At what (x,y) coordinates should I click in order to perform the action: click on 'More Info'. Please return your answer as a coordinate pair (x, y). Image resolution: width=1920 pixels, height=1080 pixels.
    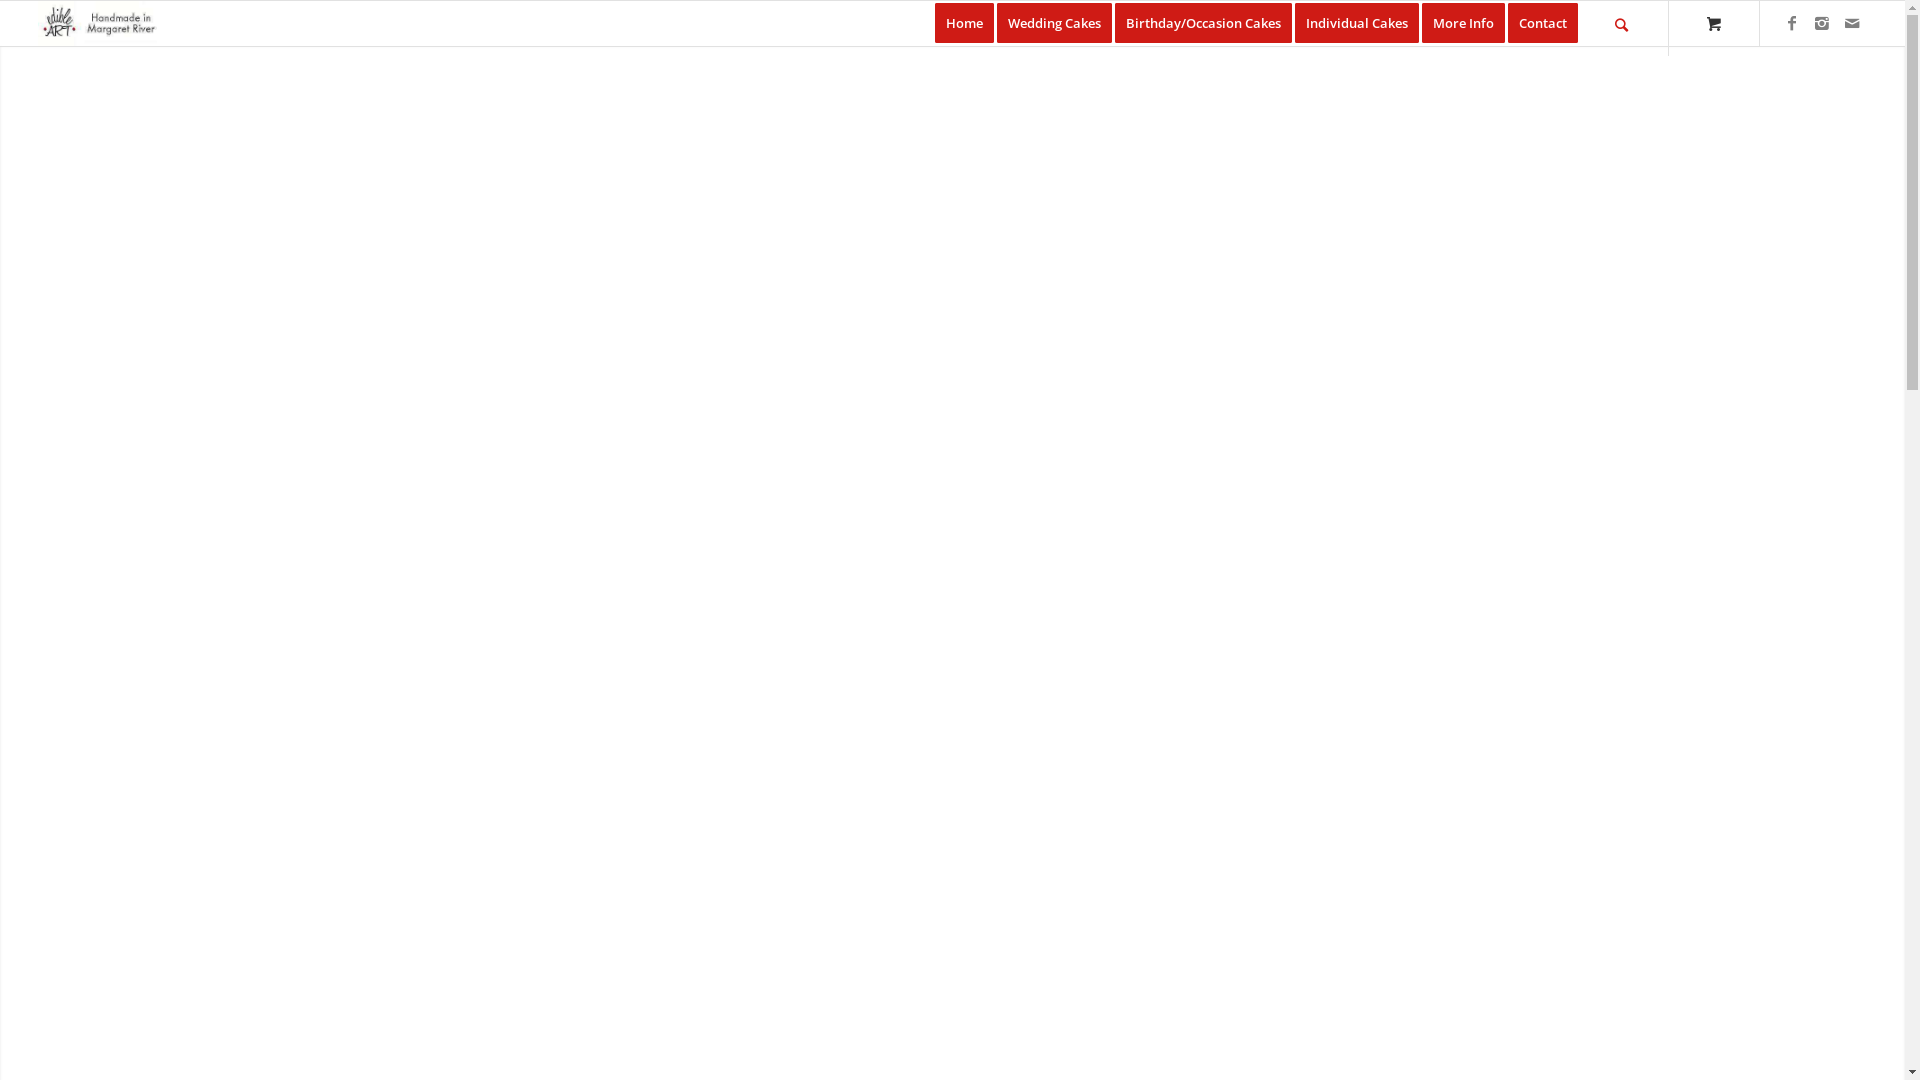
    Looking at the image, I should click on (1469, 23).